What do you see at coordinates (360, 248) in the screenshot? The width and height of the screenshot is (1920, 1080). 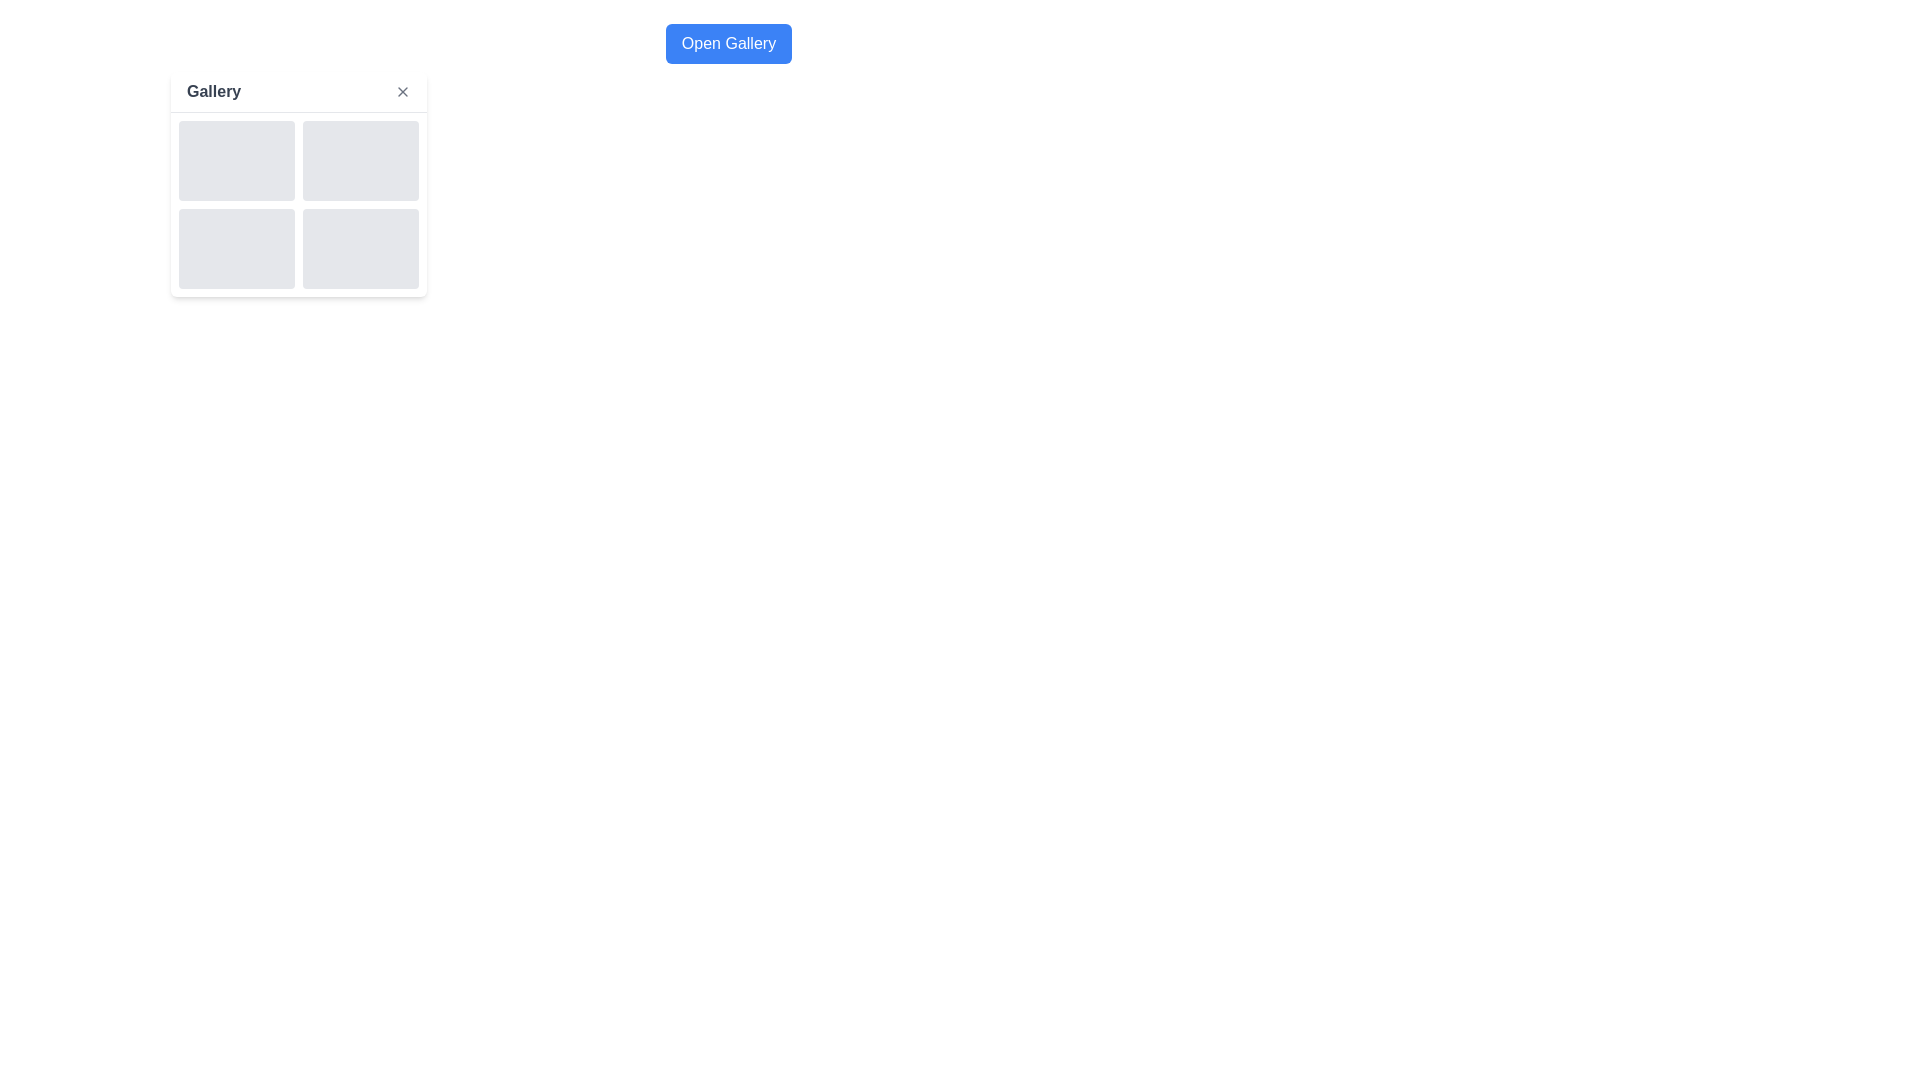 I see `the light gray rectangular Content block with rounded corners located in the second column of the second row of the grid layout` at bounding box center [360, 248].